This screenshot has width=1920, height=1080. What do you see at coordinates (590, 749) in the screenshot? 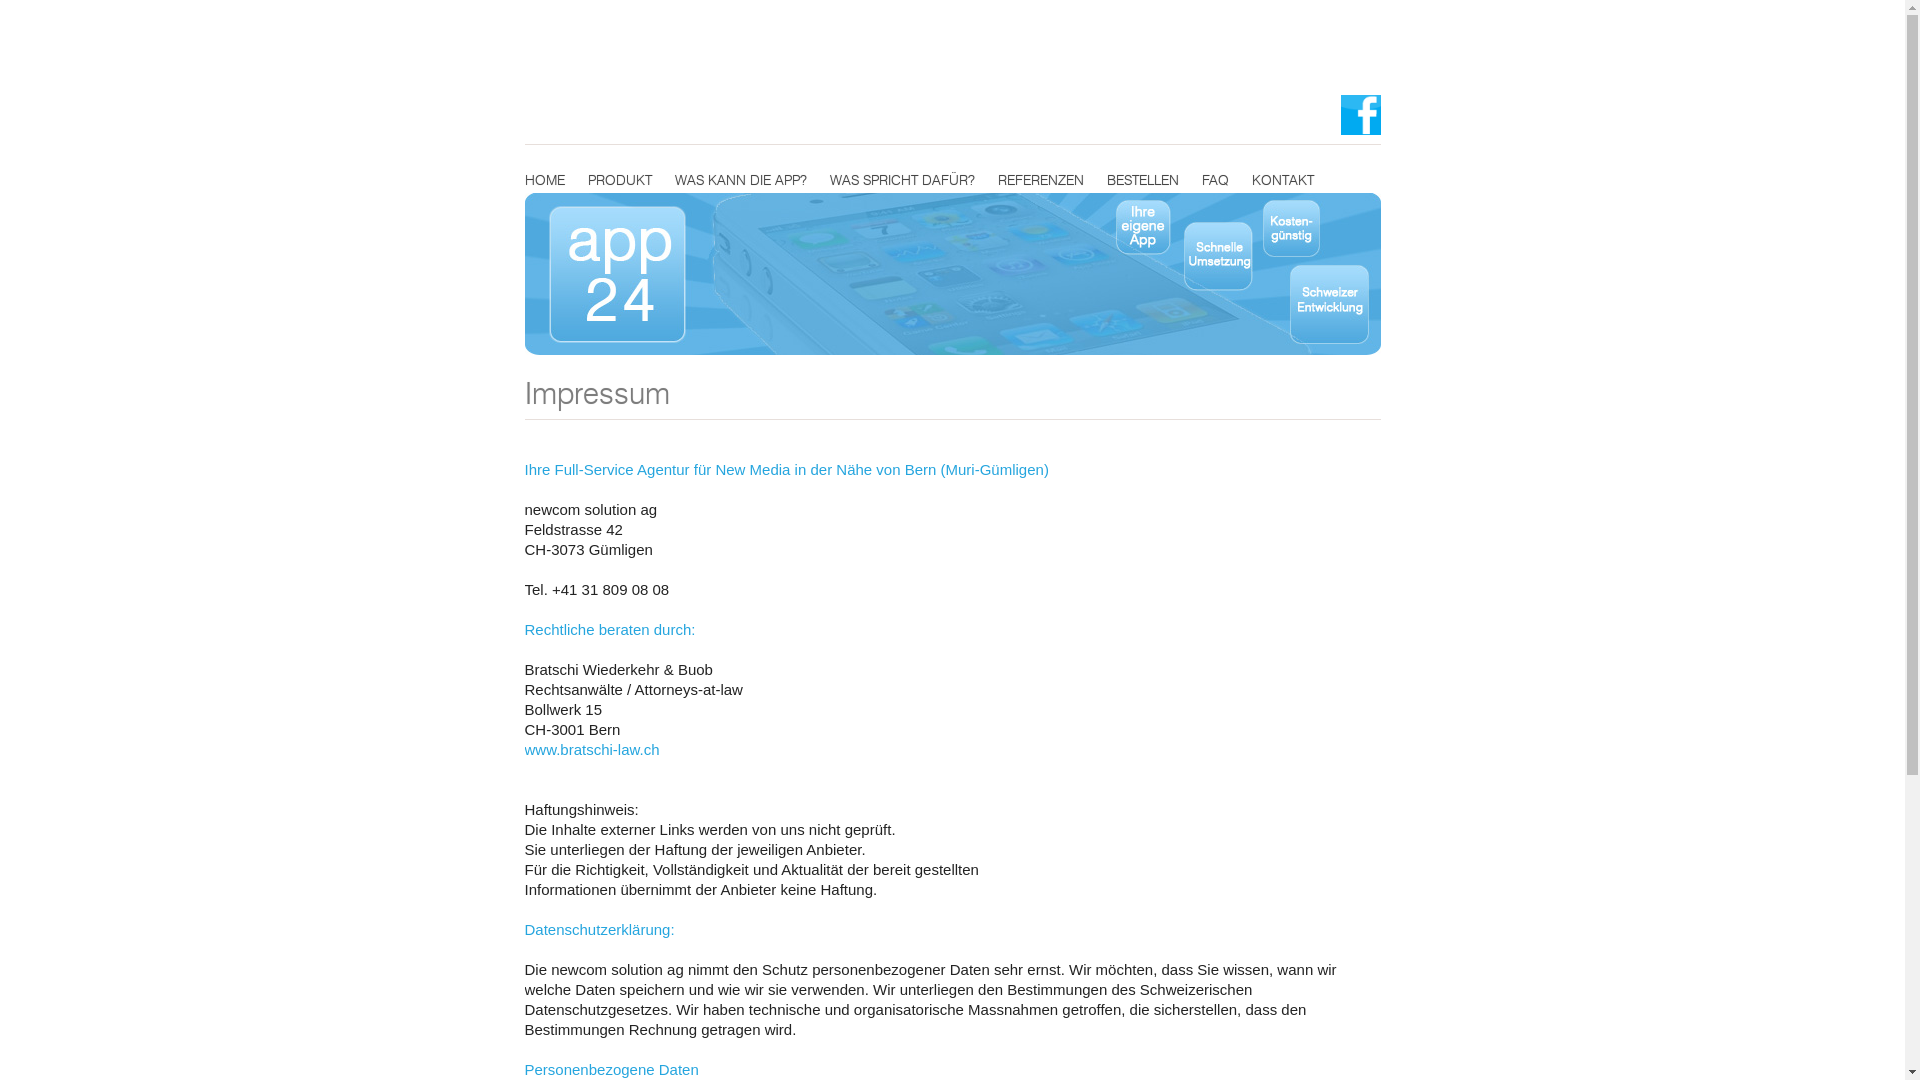
I see `'www.bratschi-law.ch'` at bounding box center [590, 749].